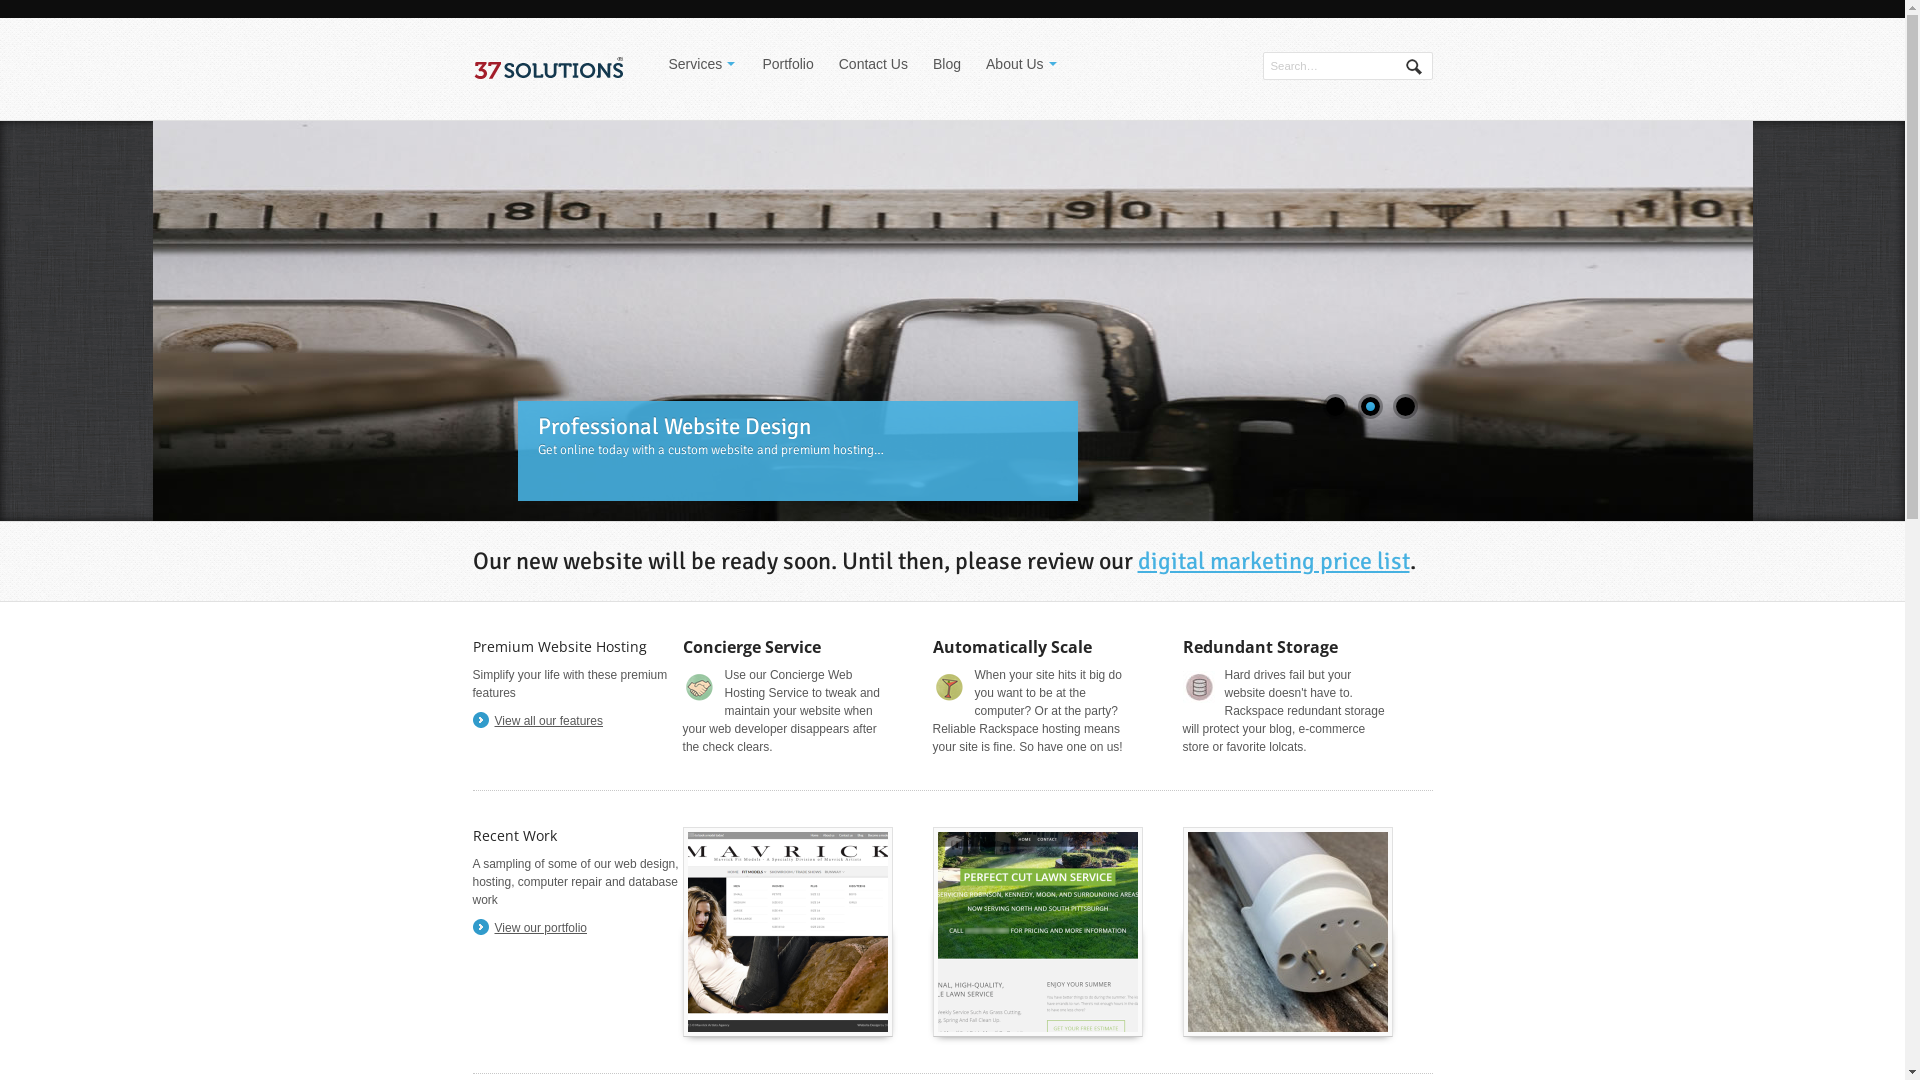  What do you see at coordinates (829, 64) in the screenshot?
I see `'Contact Us'` at bounding box center [829, 64].